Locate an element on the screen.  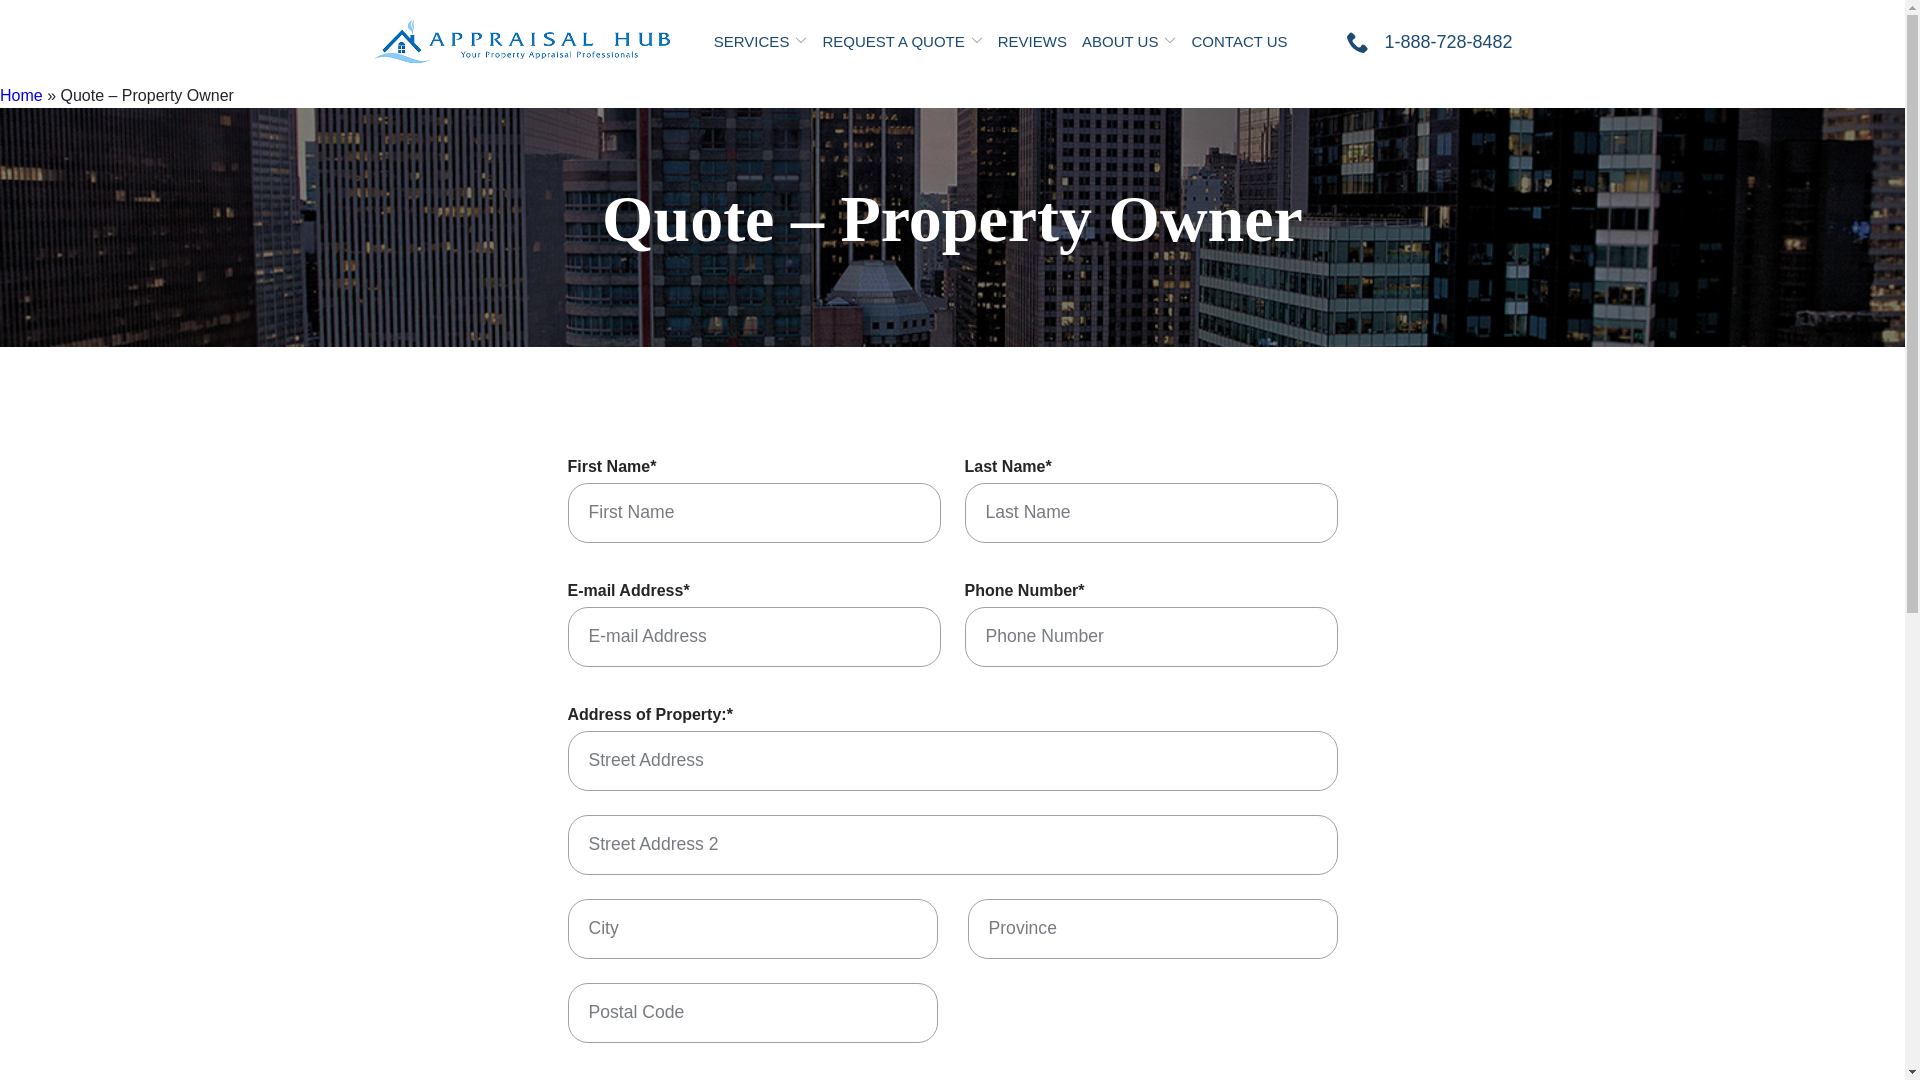
'Skip to Content' is located at coordinates (0, 0).